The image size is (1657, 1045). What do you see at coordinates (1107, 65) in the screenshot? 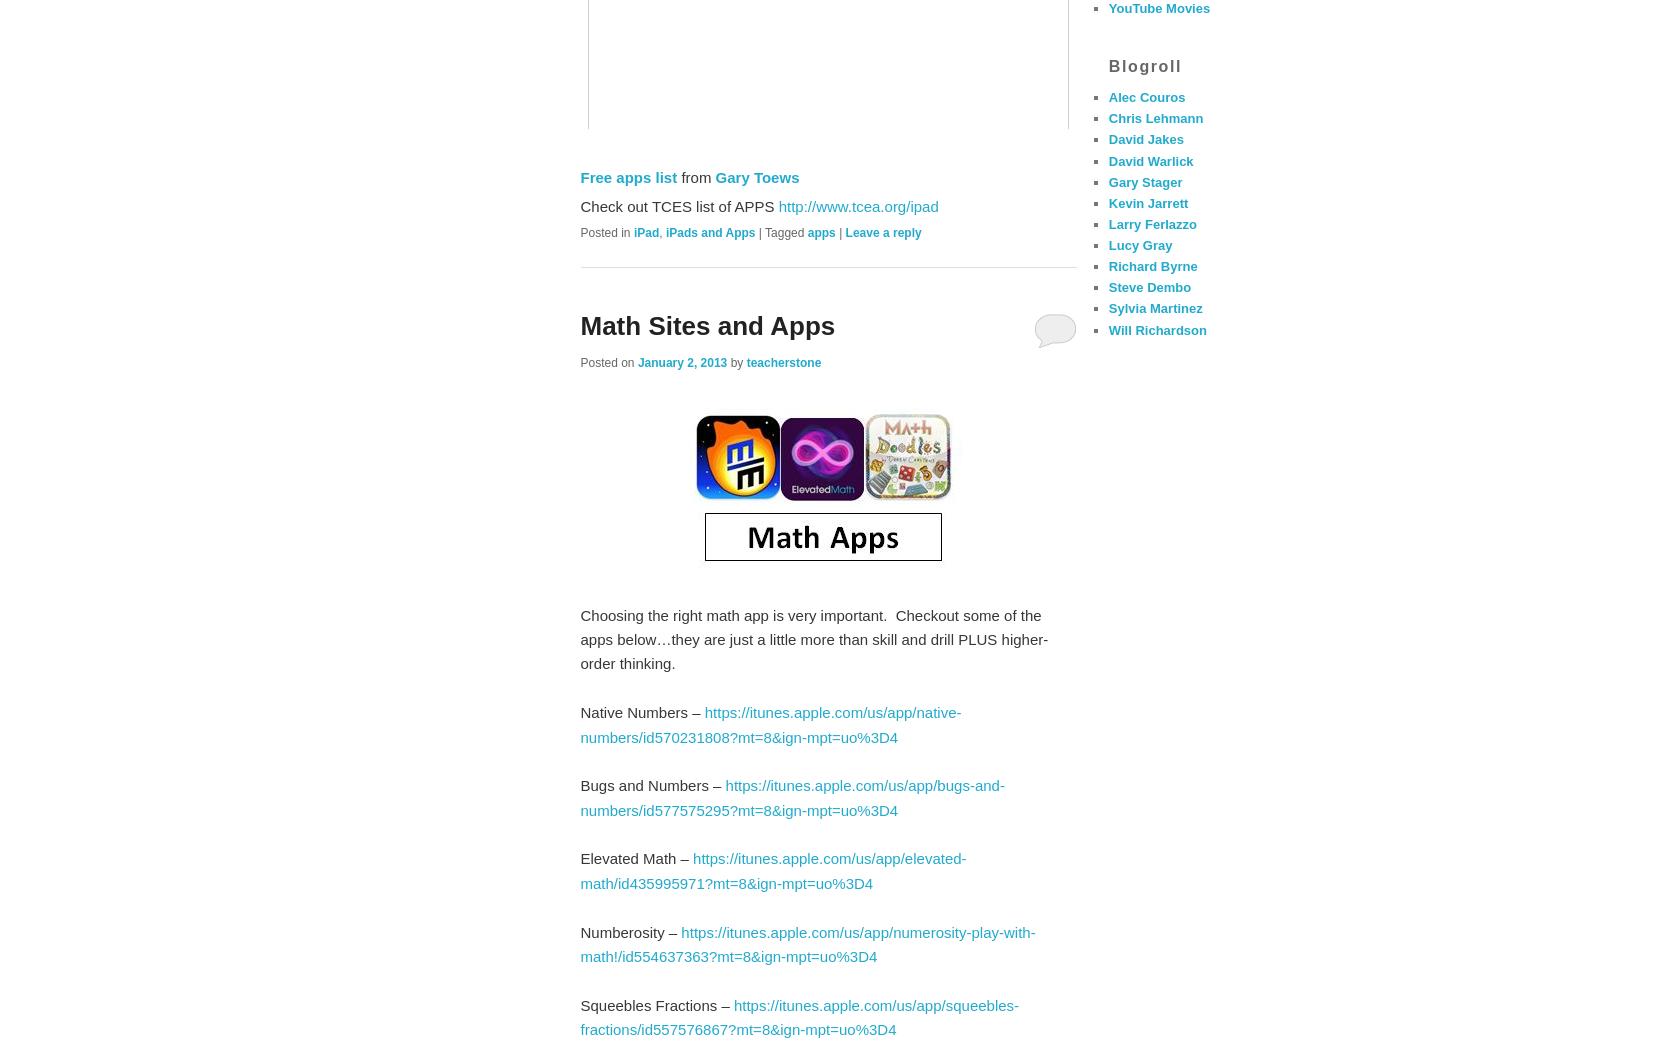
I see `'Blogroll'` at bounding box center [1107, 65].